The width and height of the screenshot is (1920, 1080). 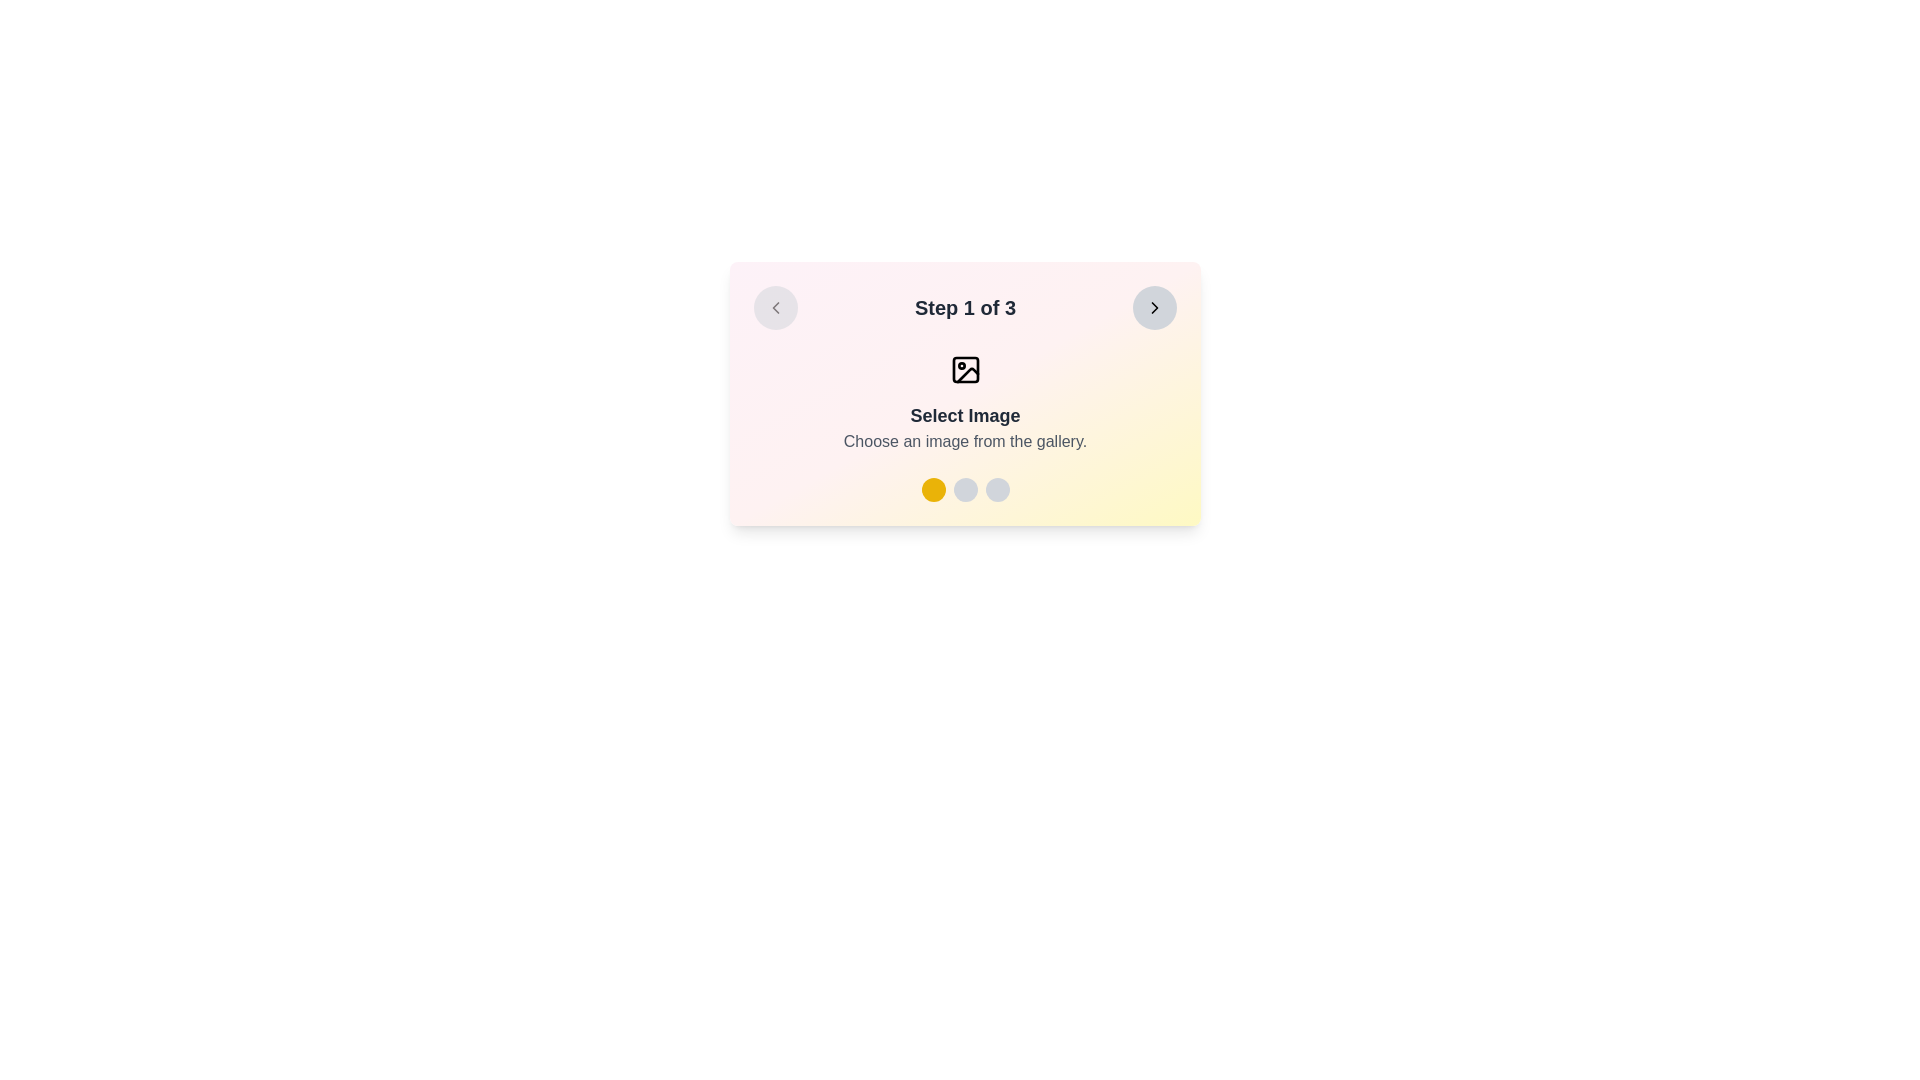 What do you see at coordinates (775, 308) in the screenshot?
I see `the left-facing chevron arrow icon located within the circular button on the left edge of the card-like interface` at bounding box center [775, 308].